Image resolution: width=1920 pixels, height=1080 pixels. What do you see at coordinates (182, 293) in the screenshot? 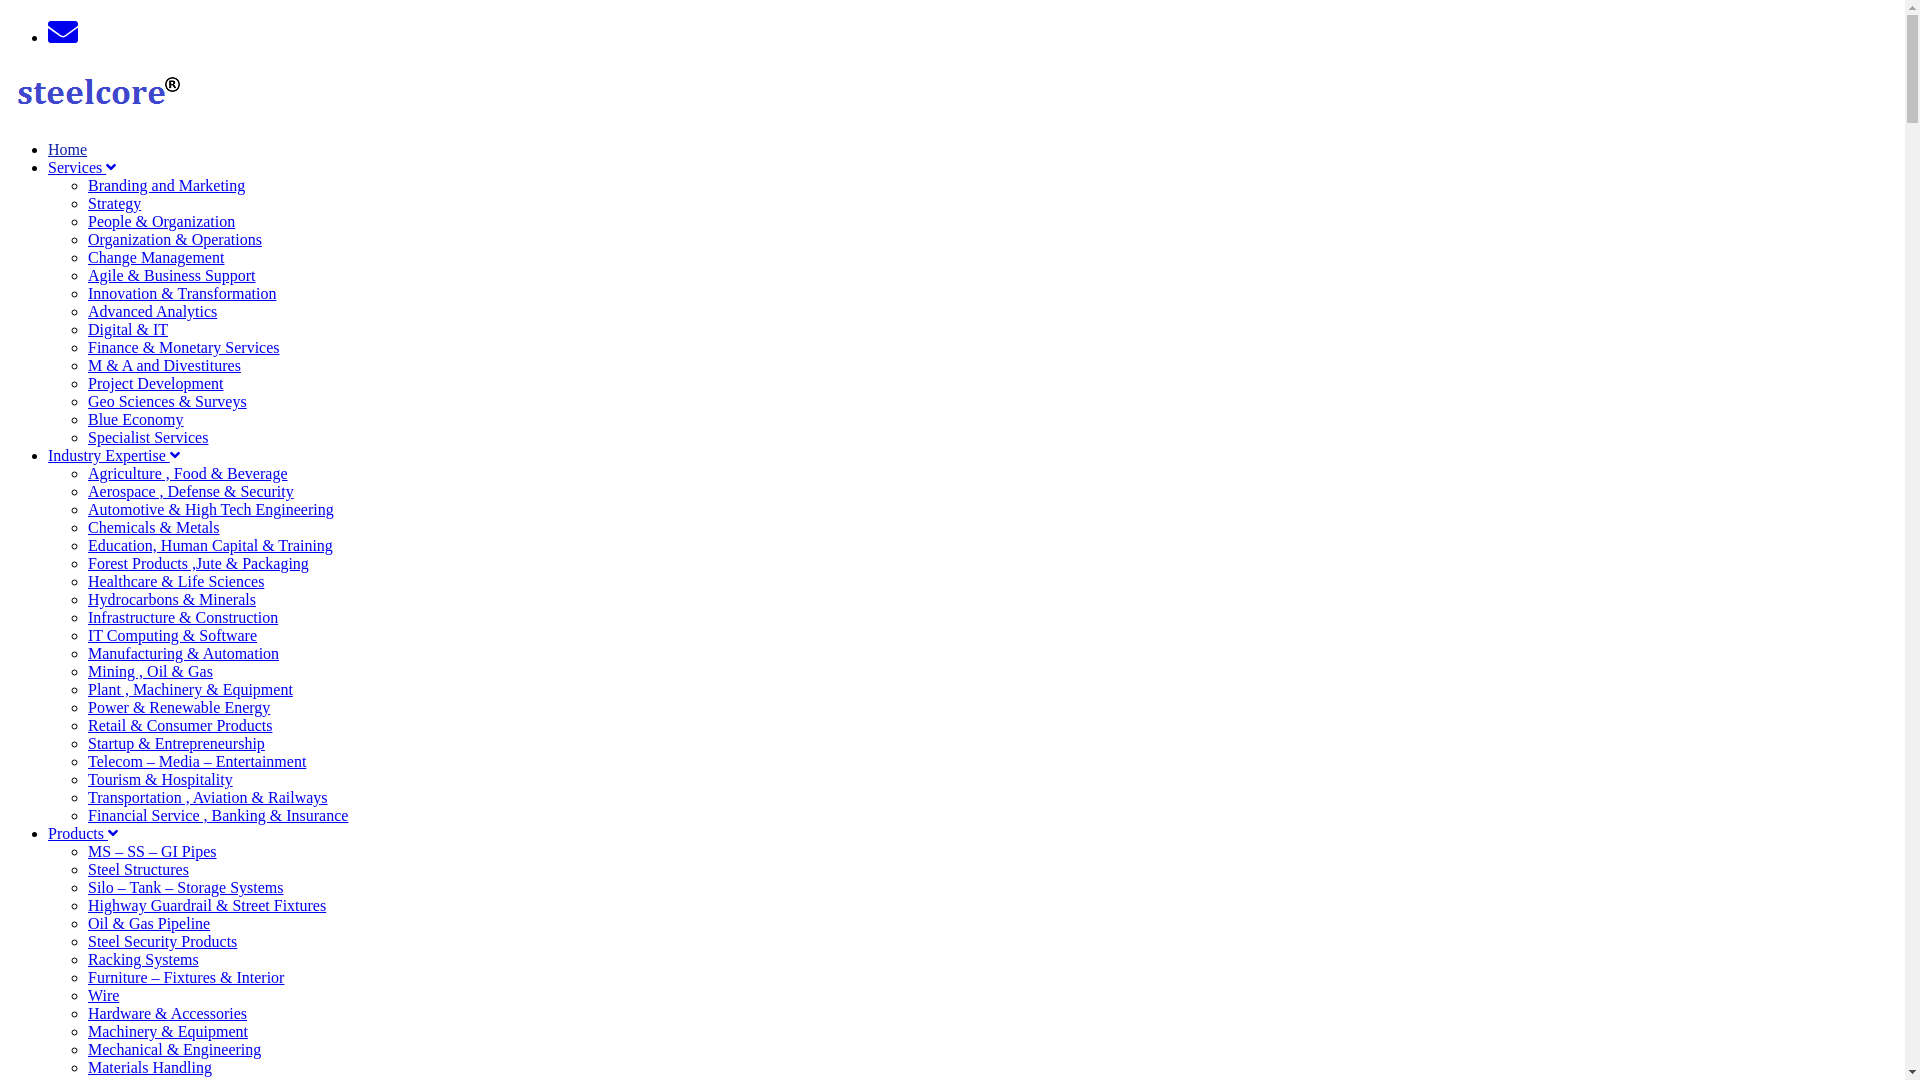
I see `'Innovation & Transformation'` at bounding box center [182, 293].